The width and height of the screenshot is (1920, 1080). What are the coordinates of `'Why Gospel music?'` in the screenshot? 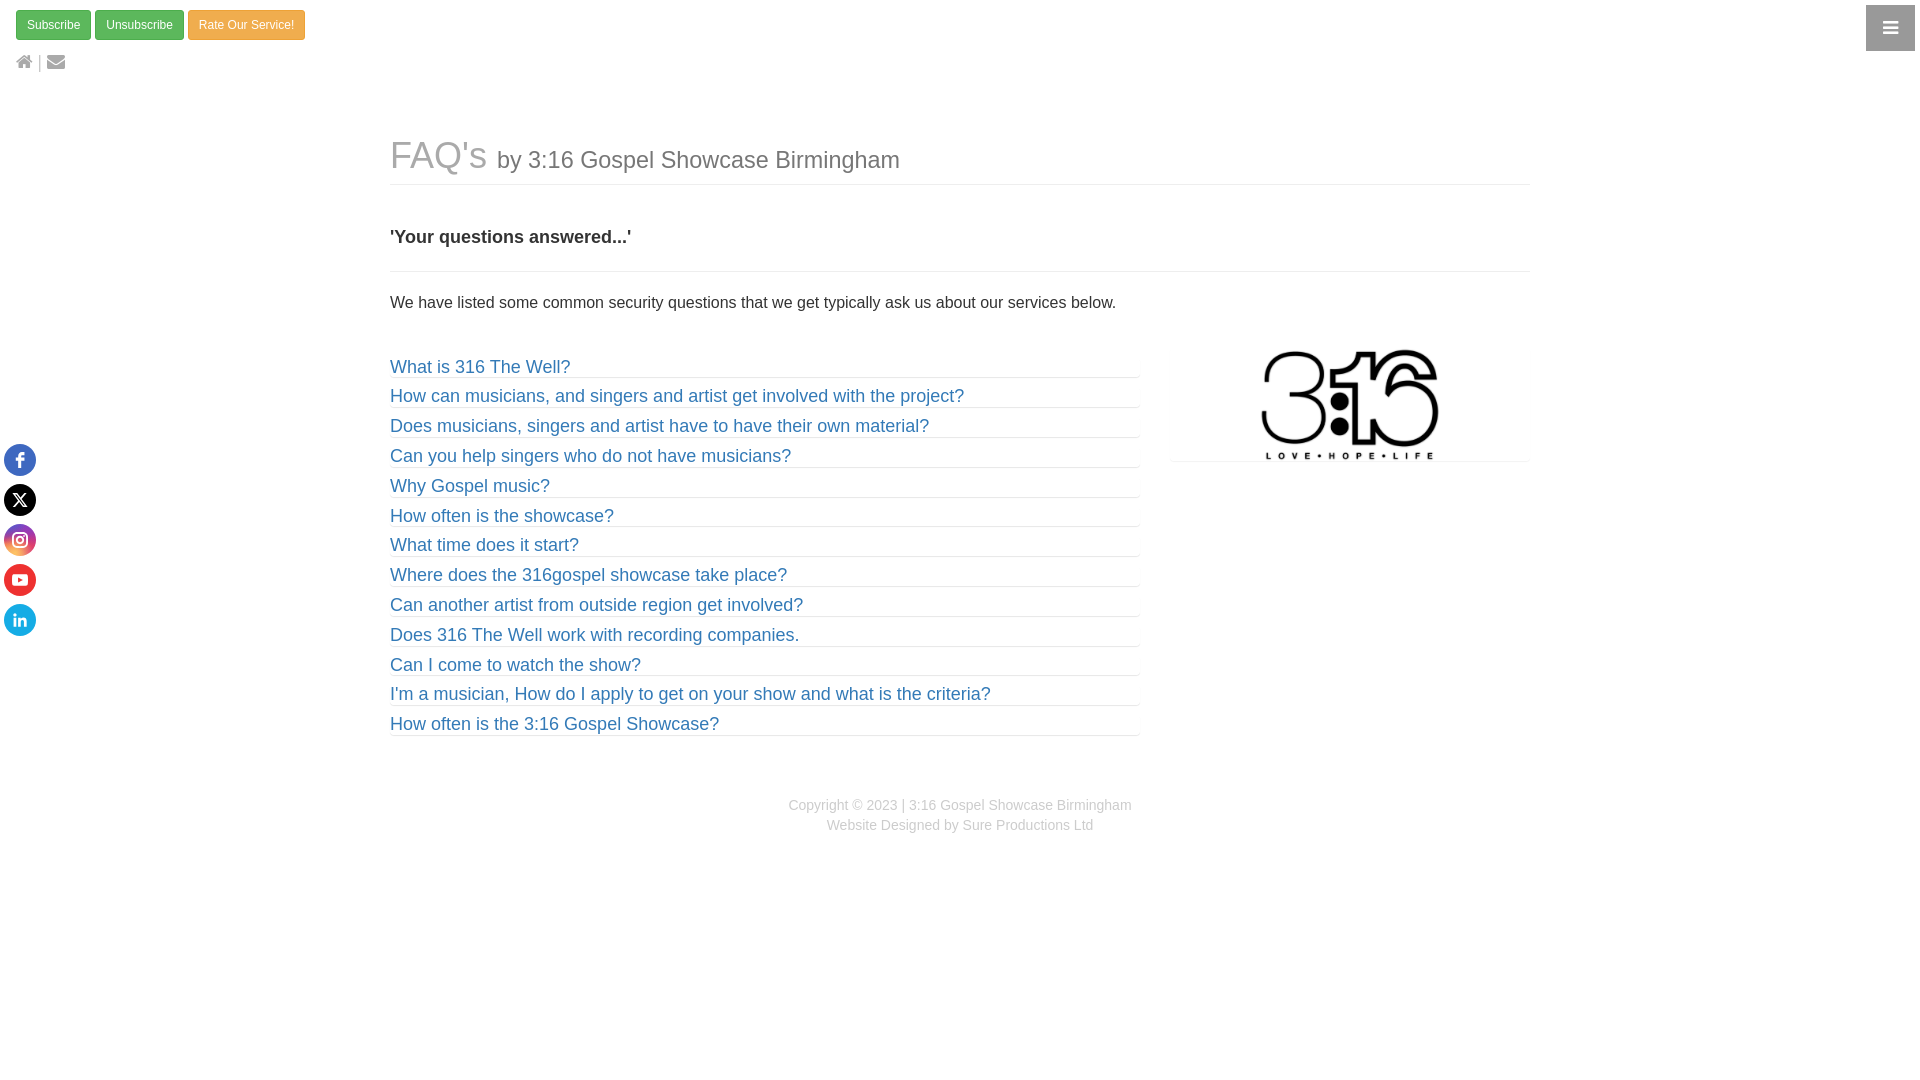 It's located at (469, 486).